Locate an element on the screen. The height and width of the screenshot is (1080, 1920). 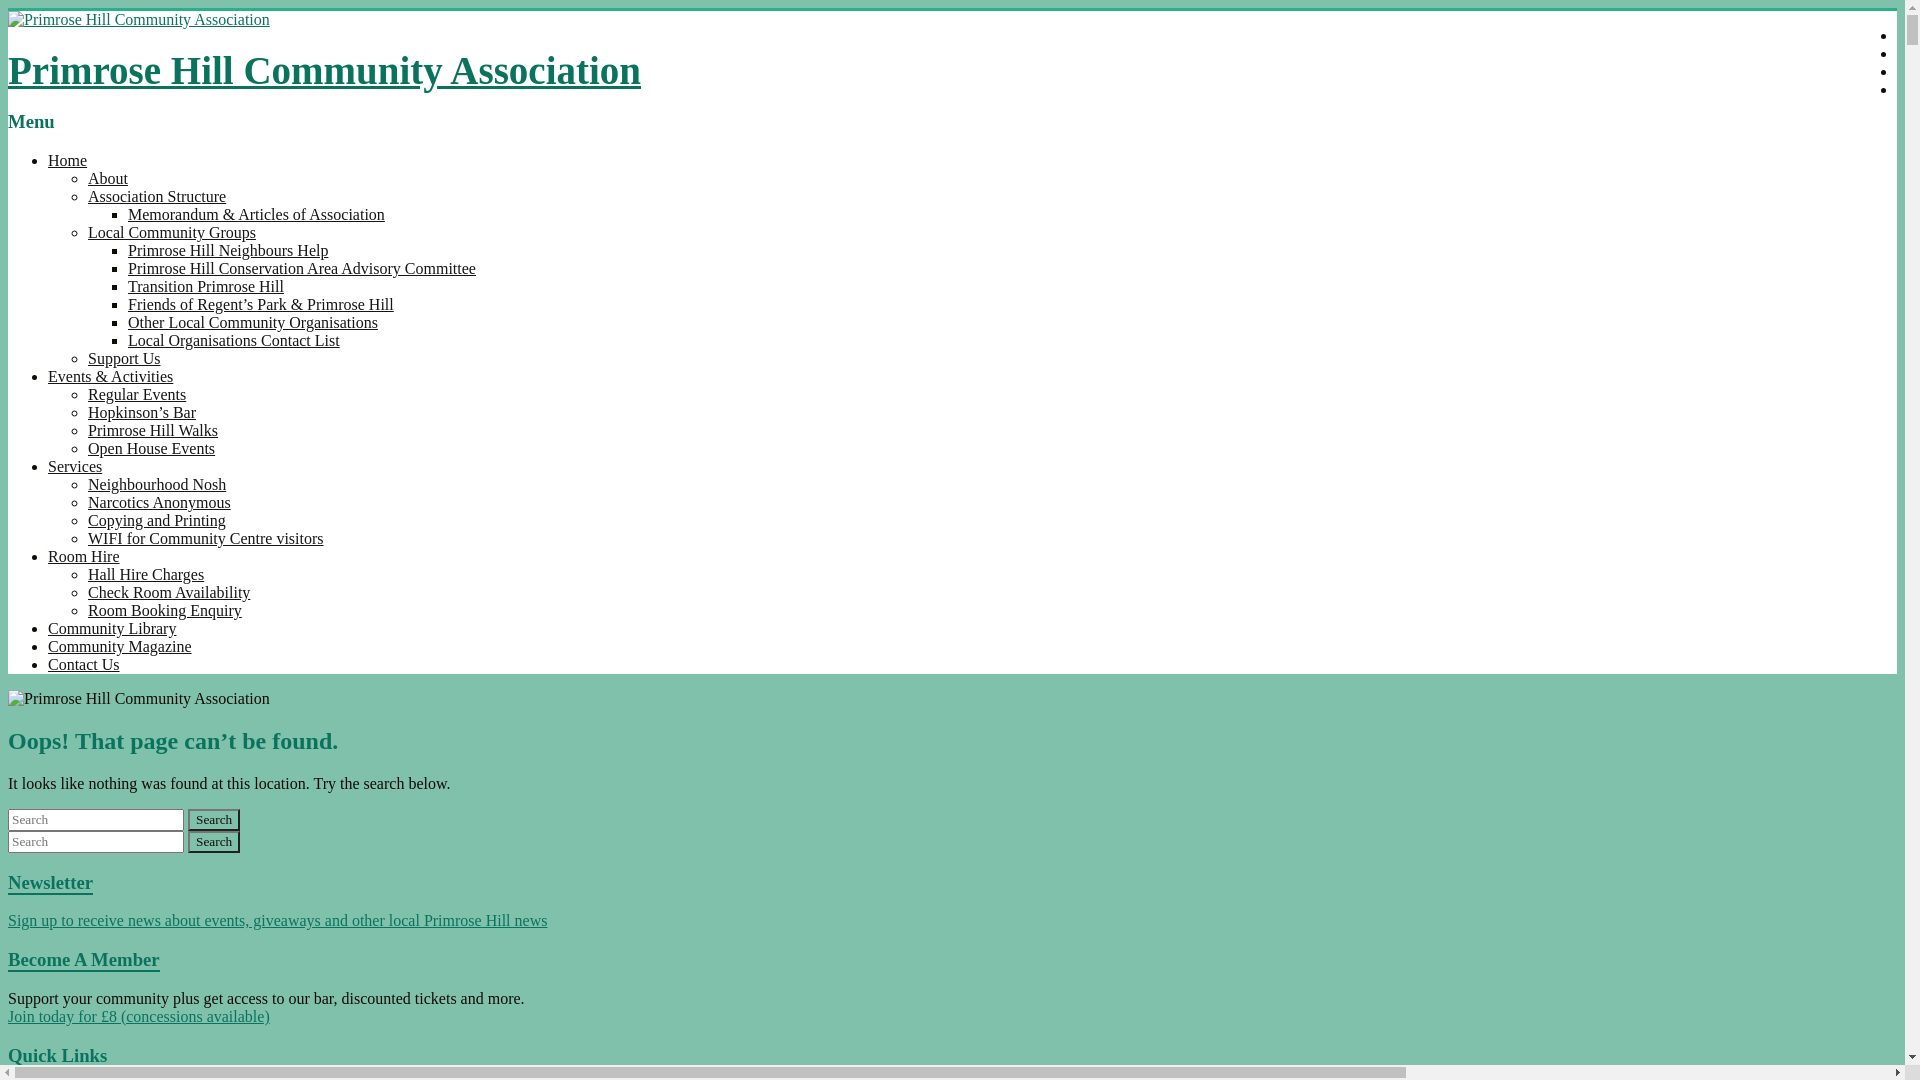
'Primrose Hill Conservation Area Advisory Committee' is located at coordinates (301, 267).